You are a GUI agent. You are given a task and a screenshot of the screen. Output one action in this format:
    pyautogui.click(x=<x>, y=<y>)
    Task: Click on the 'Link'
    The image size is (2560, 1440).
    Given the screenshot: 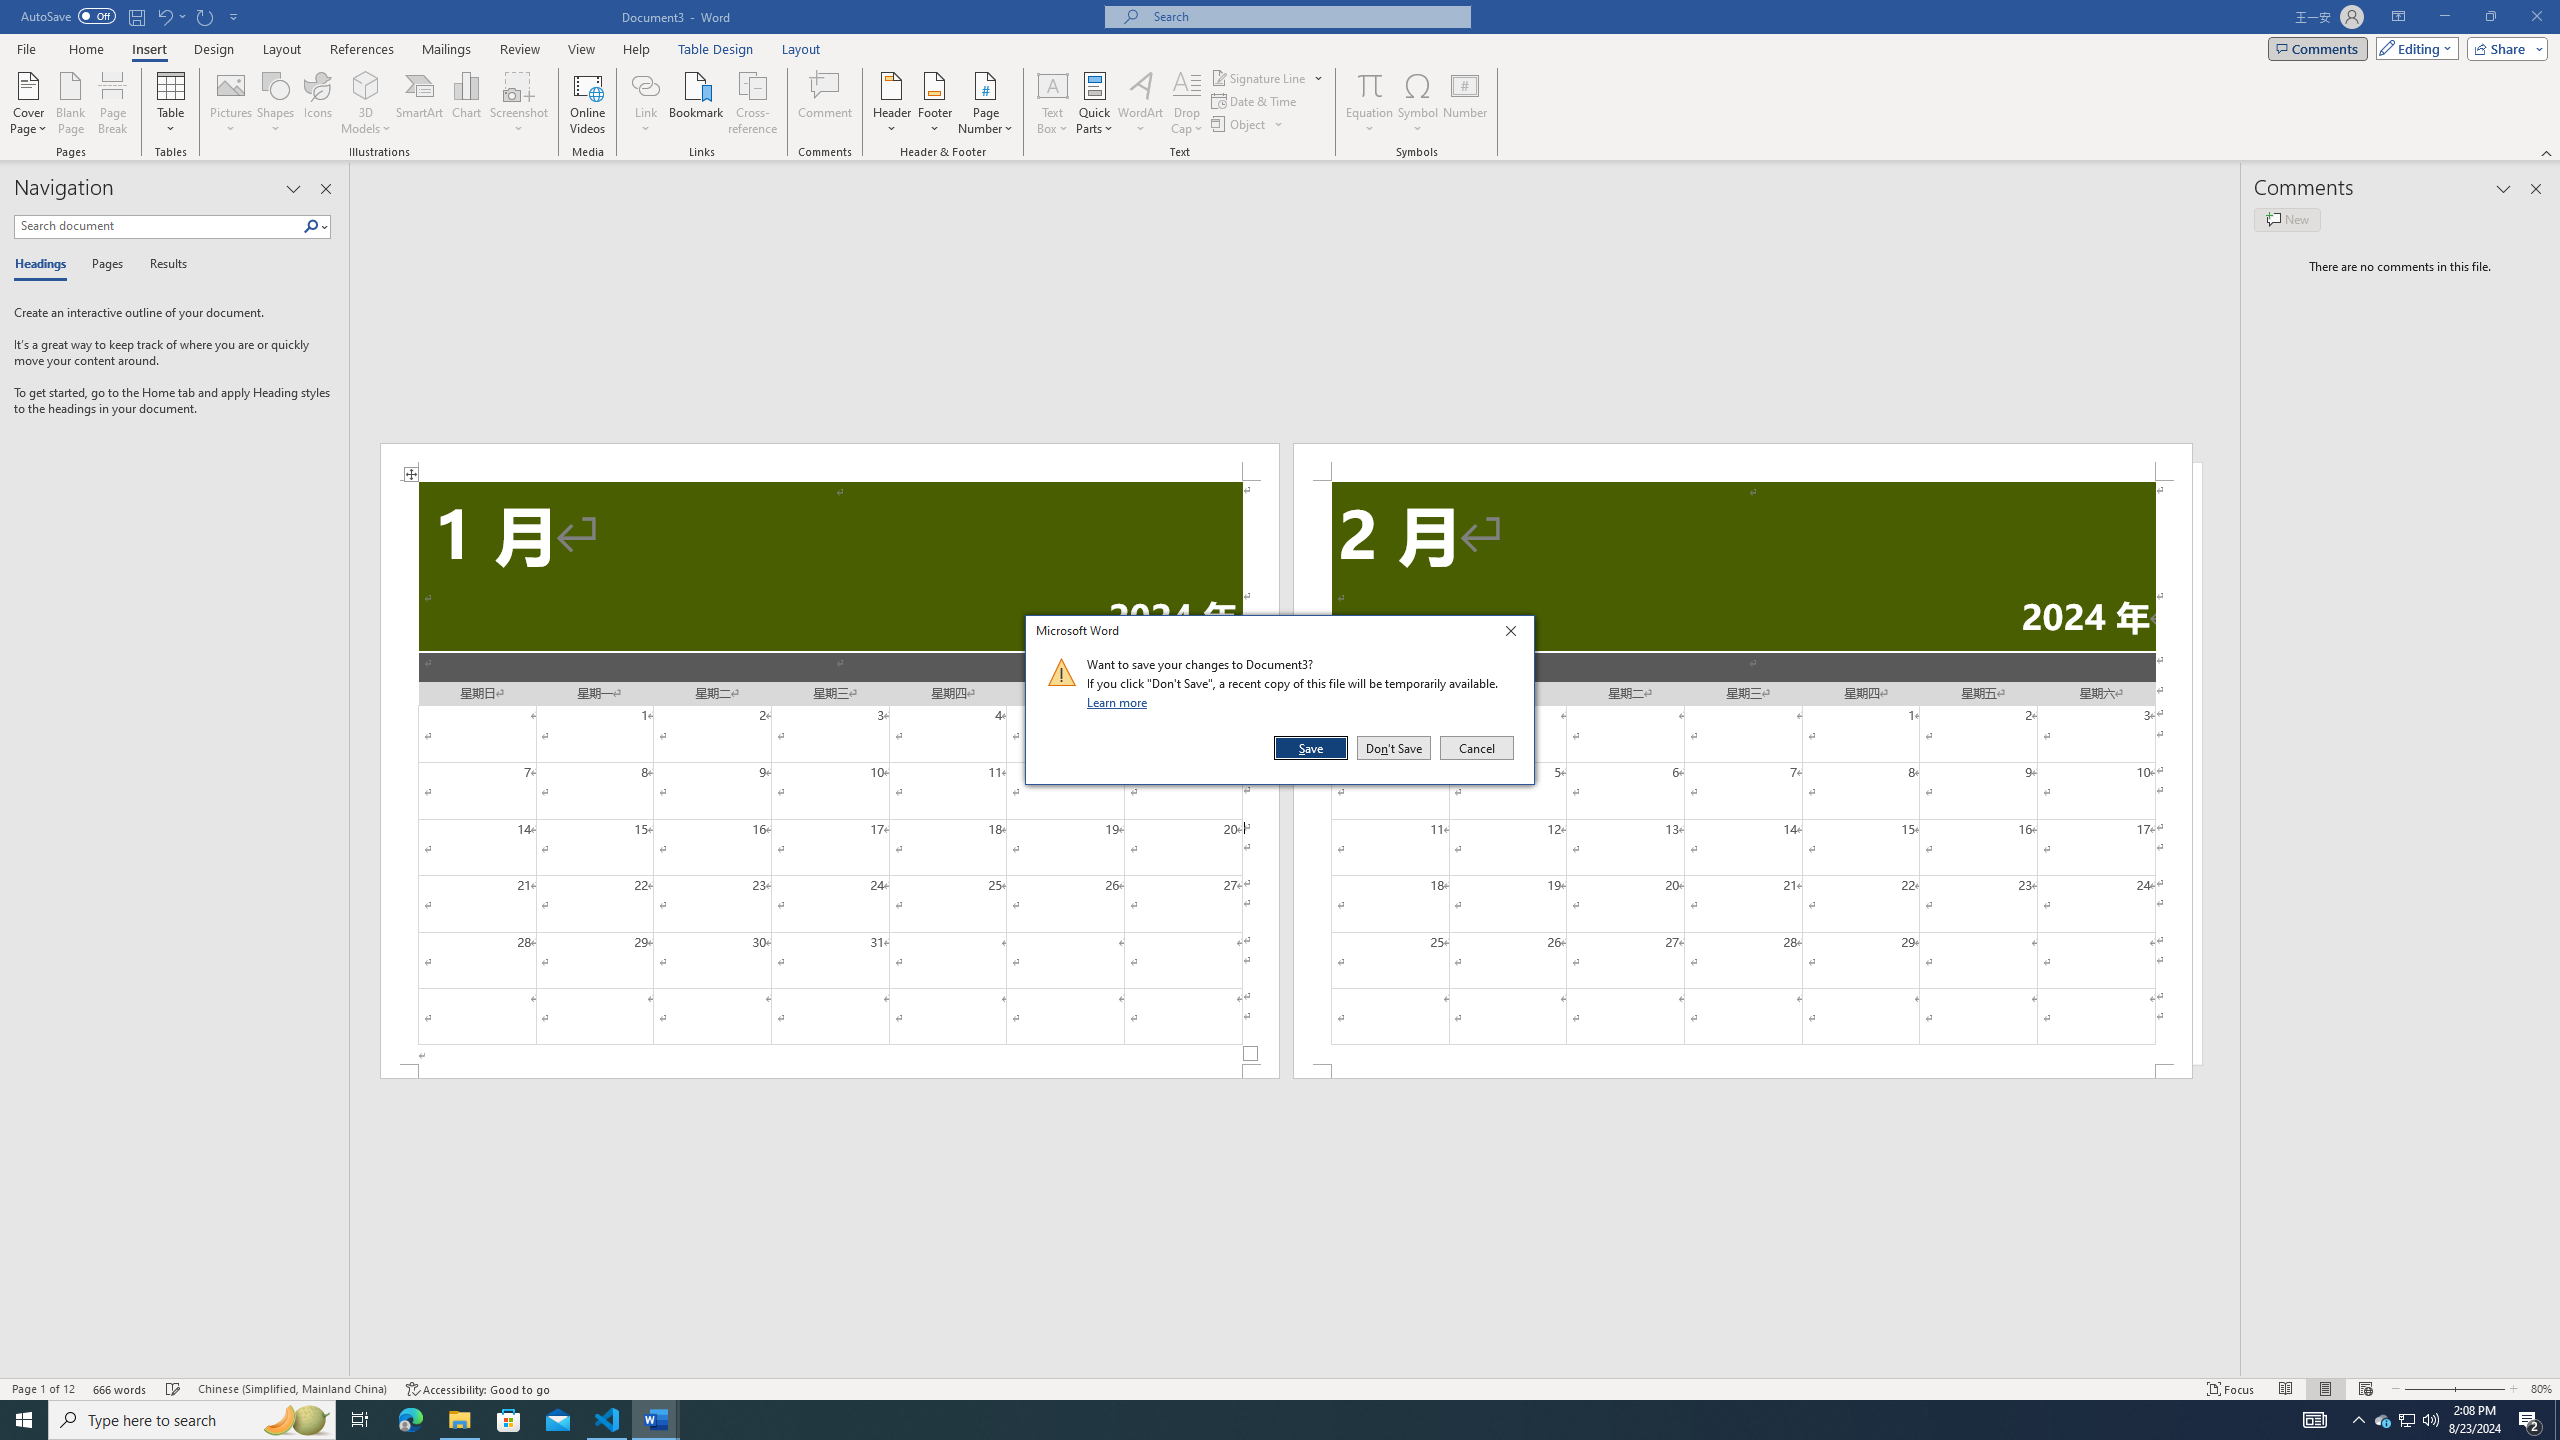 What is the action you would take?
    pyautogui.click(x=645, y=84)
    